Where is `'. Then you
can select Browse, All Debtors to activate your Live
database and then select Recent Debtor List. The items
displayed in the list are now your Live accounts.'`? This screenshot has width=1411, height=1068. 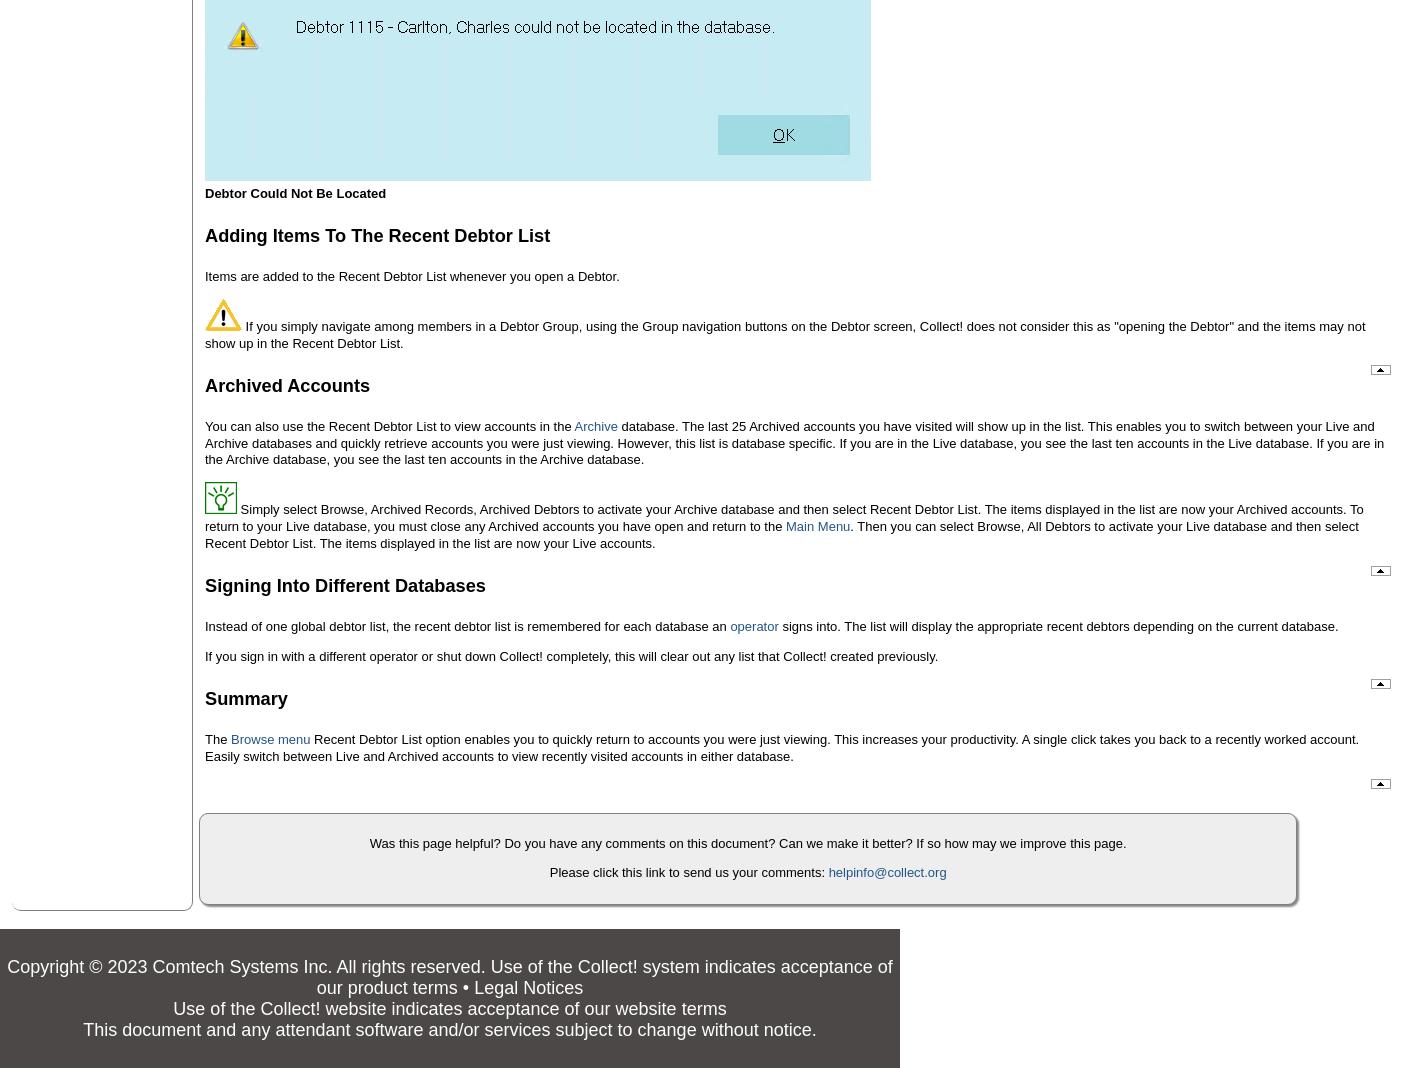 '. Then you
can select Browse, All Debtors to activate your Live
database and then select Recent Debtor List. The items
displayed in the list are now your Live accounts.' is located at coordinates (205, 534).